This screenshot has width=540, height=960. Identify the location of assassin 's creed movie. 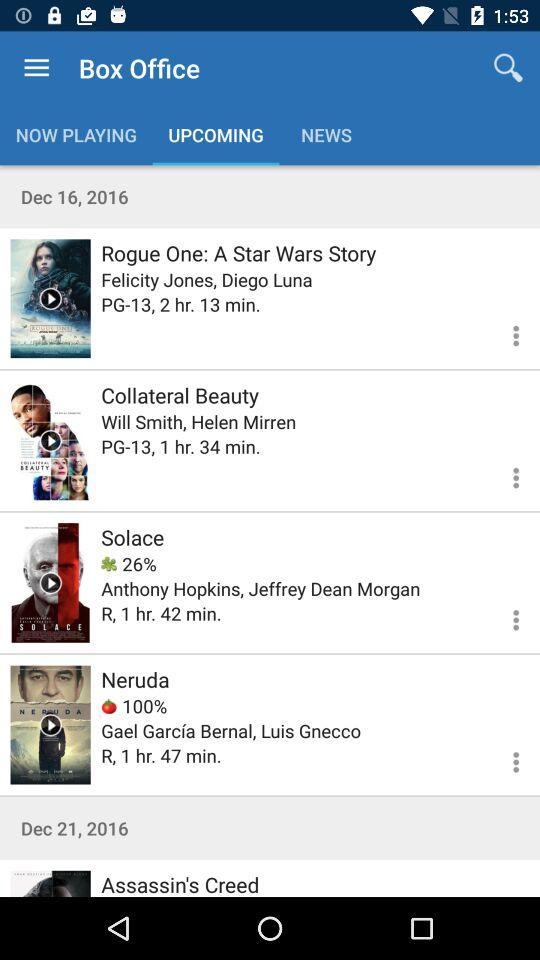
(50, 882).